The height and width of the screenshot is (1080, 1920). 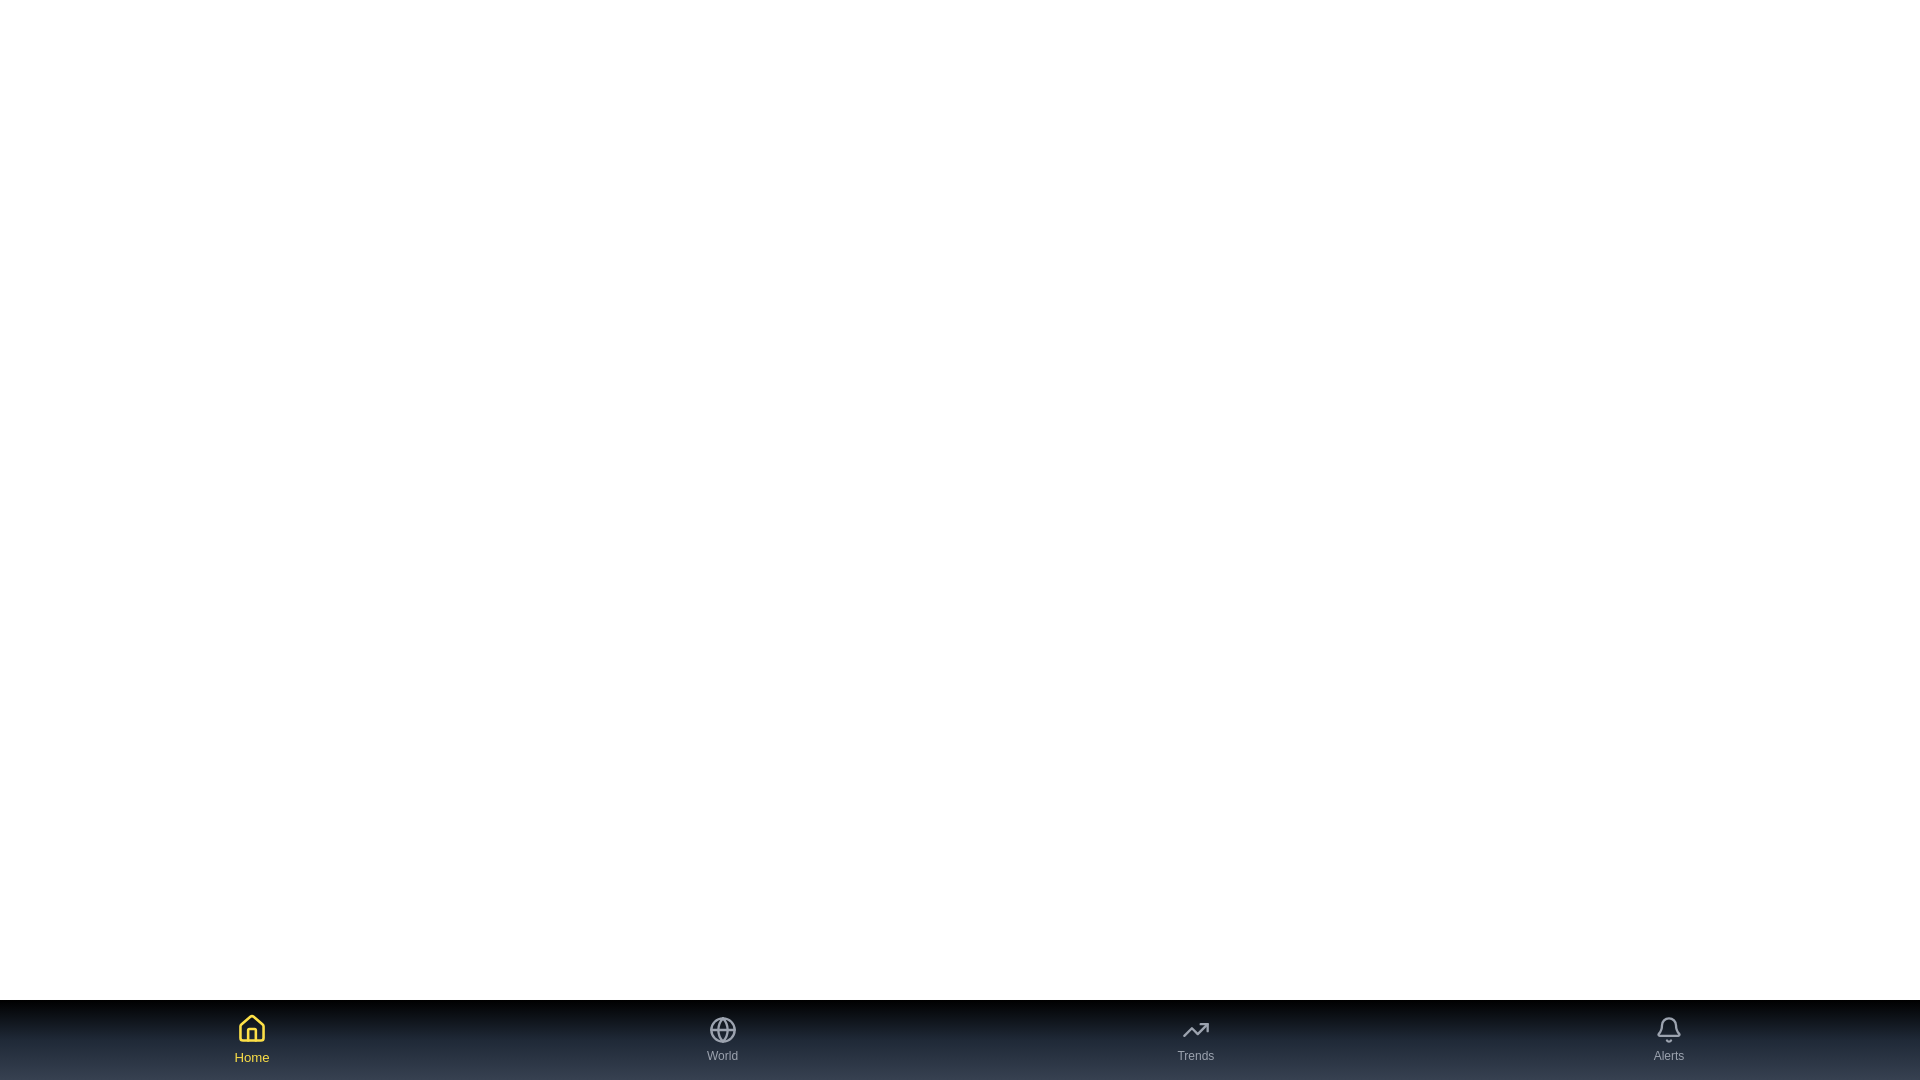 I want to click on the World tab button to navigate to the corresponding tab, so click(x=720, y=1039).